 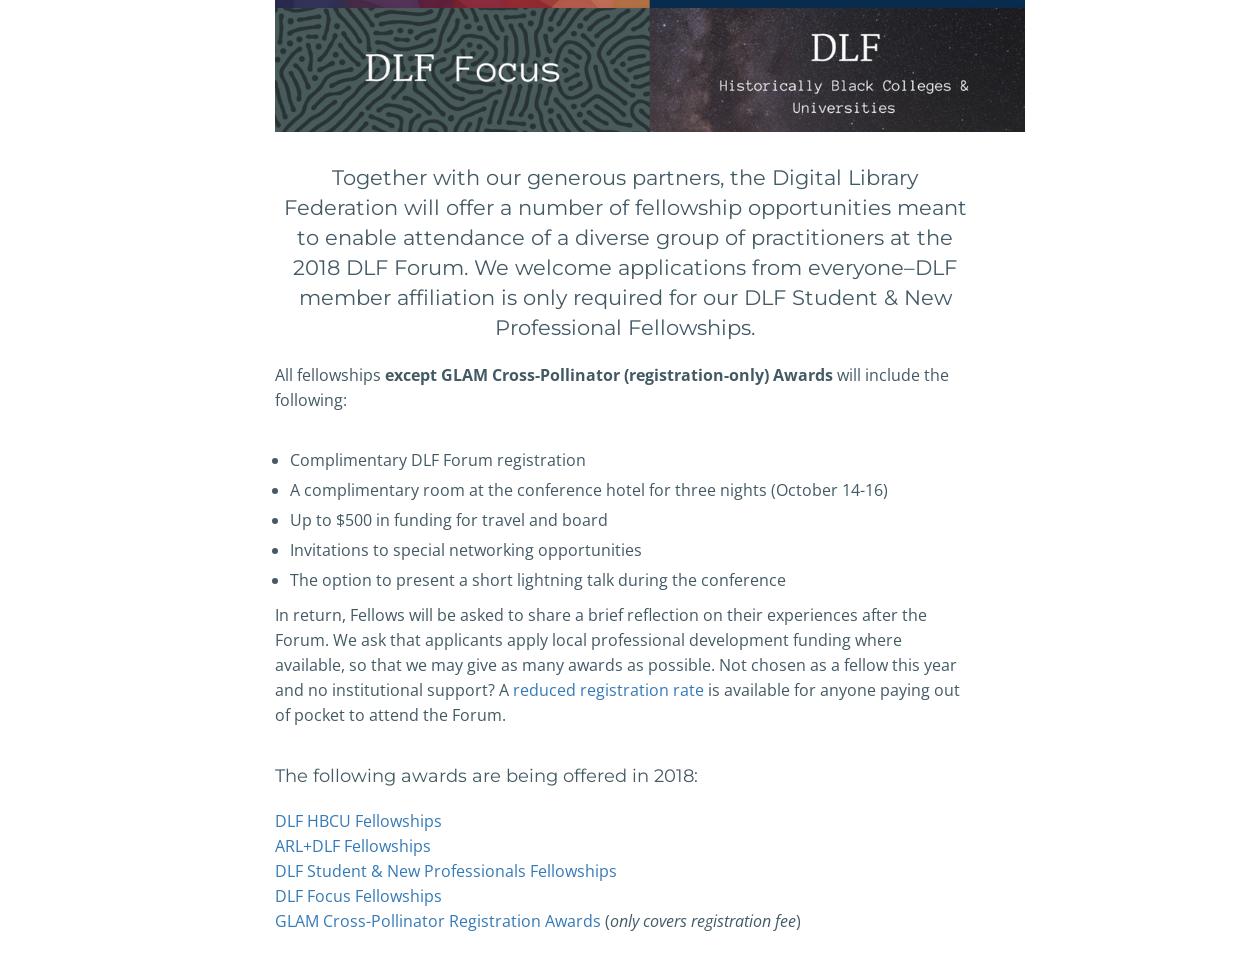 I want to click on 'DLF Student & New Professionals Fellowships', so click(x=445, y=871).